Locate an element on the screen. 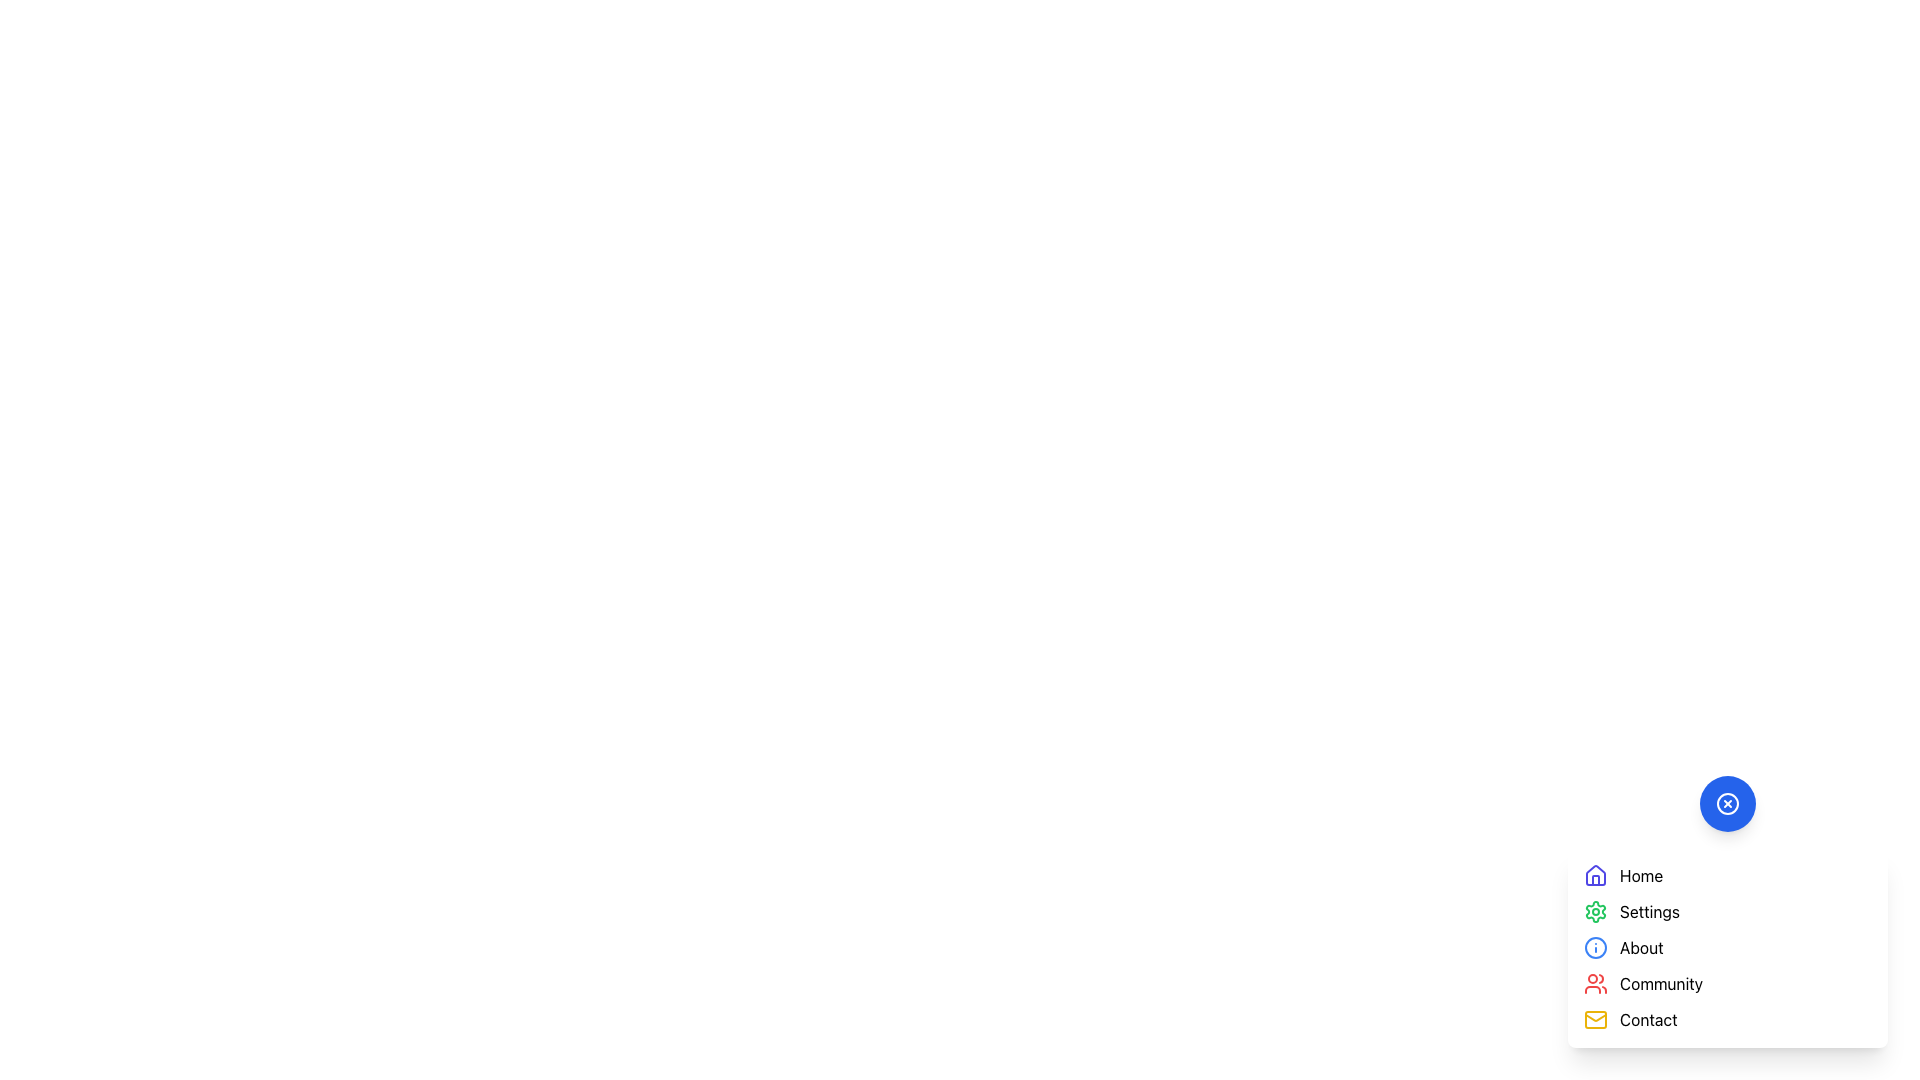  styling of the circular background of the floating action button located near the bottom-right corner of the main interface is located at coordinates (1595, 947).